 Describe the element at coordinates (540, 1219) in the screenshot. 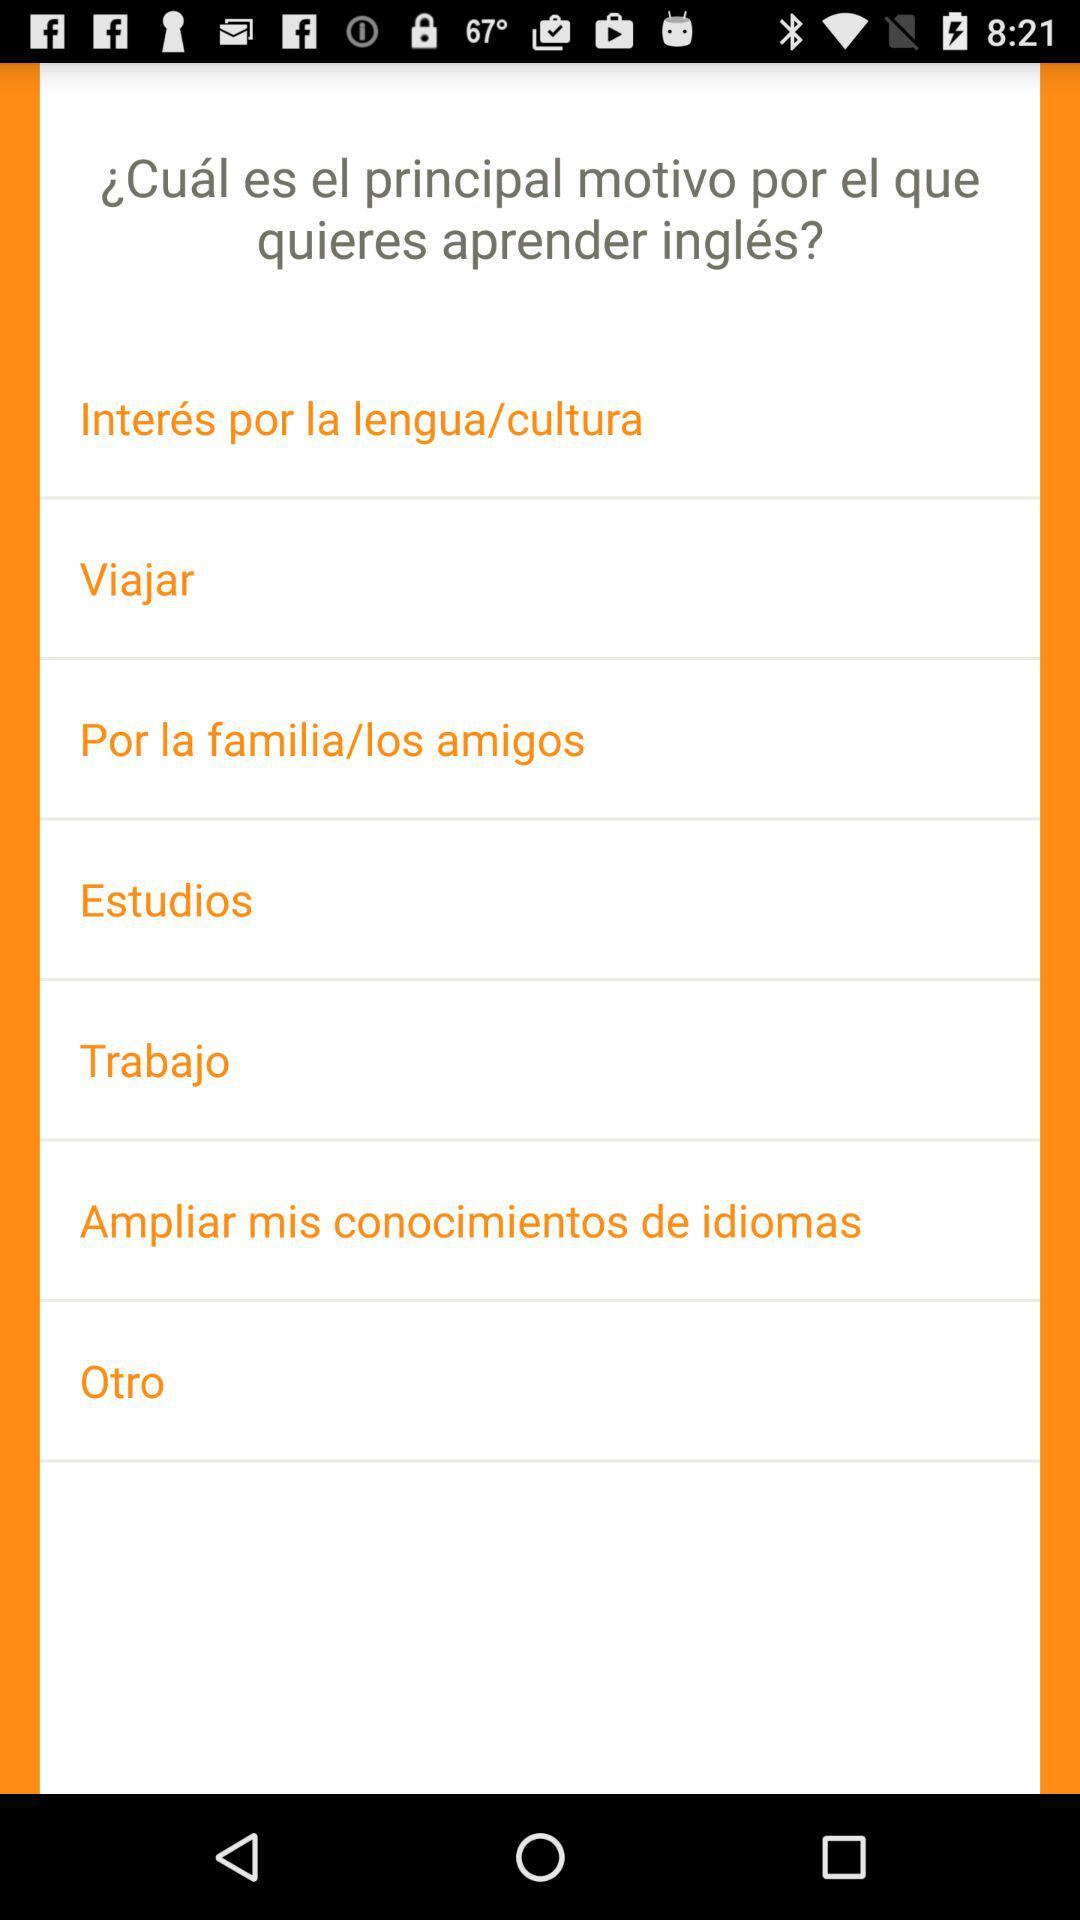

I see `icon below the trabajo app` at that location.